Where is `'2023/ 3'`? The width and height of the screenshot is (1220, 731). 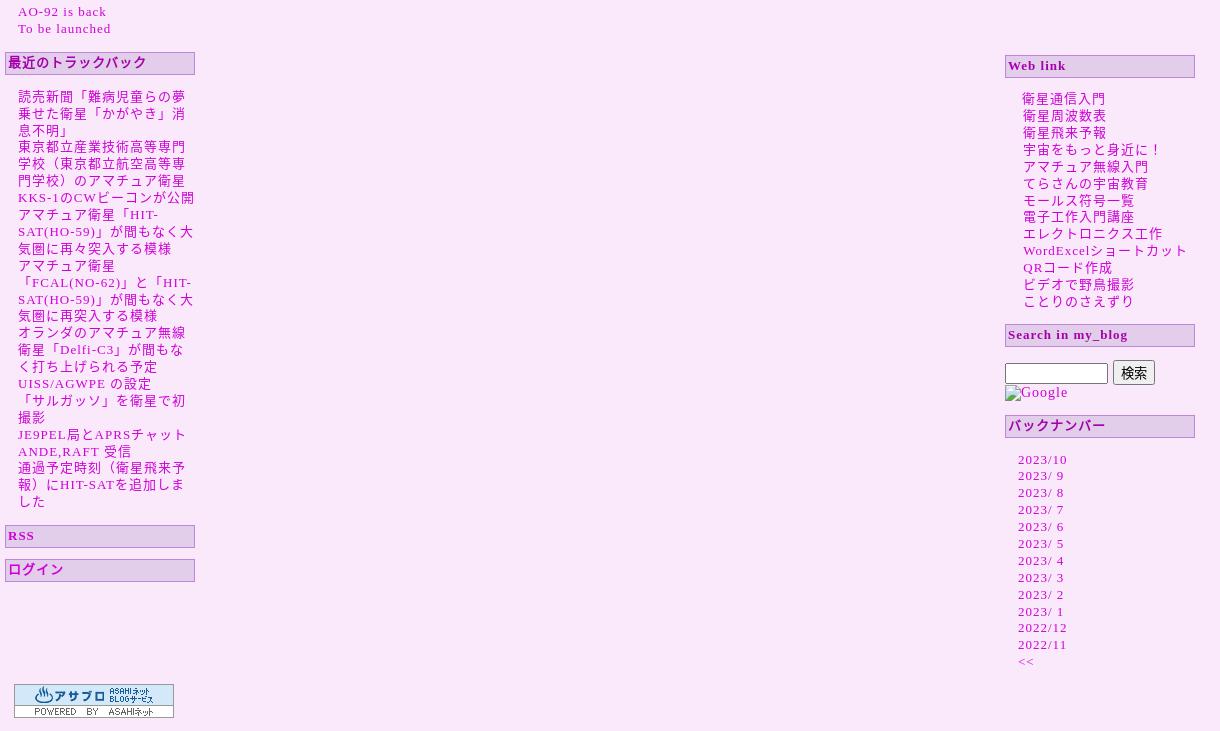
'2023/ 3' is located at coordinates (1041, 575).